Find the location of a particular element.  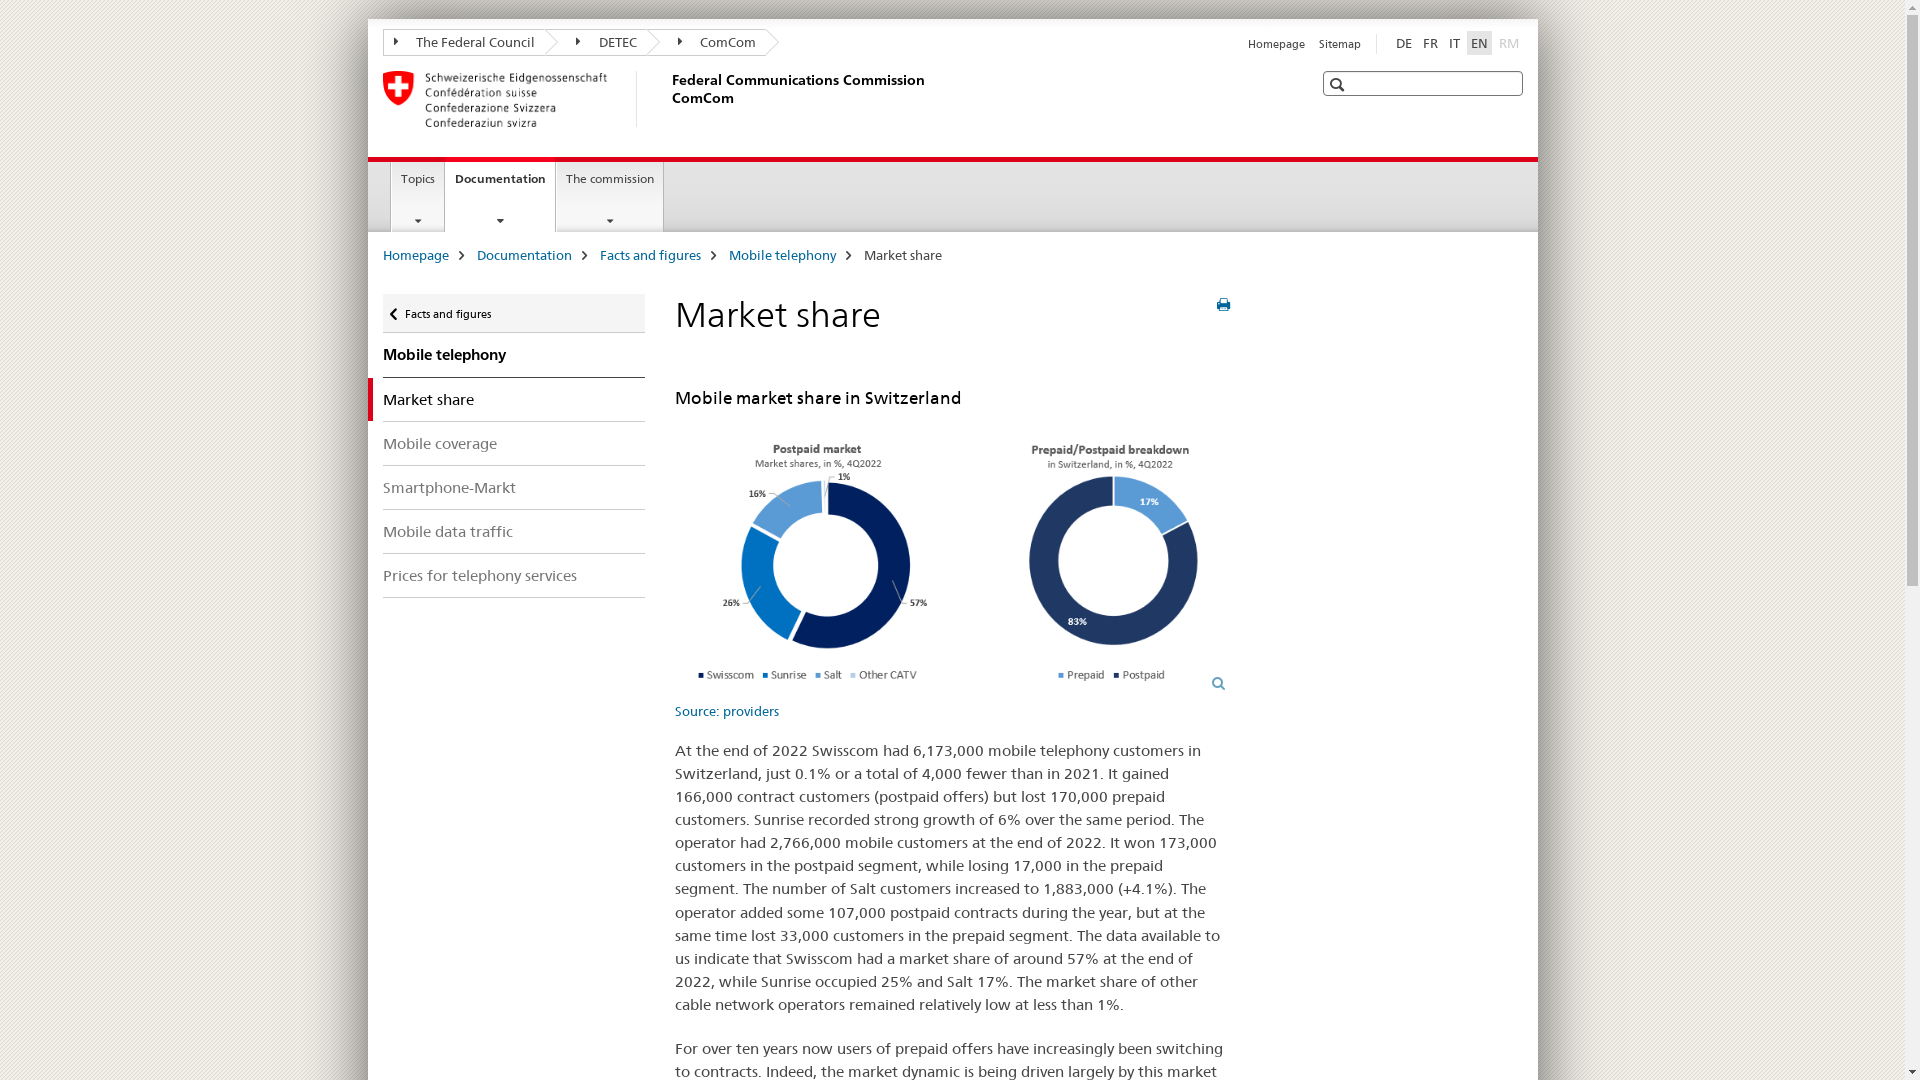

'IT' is located at coordinates (1444, 42).